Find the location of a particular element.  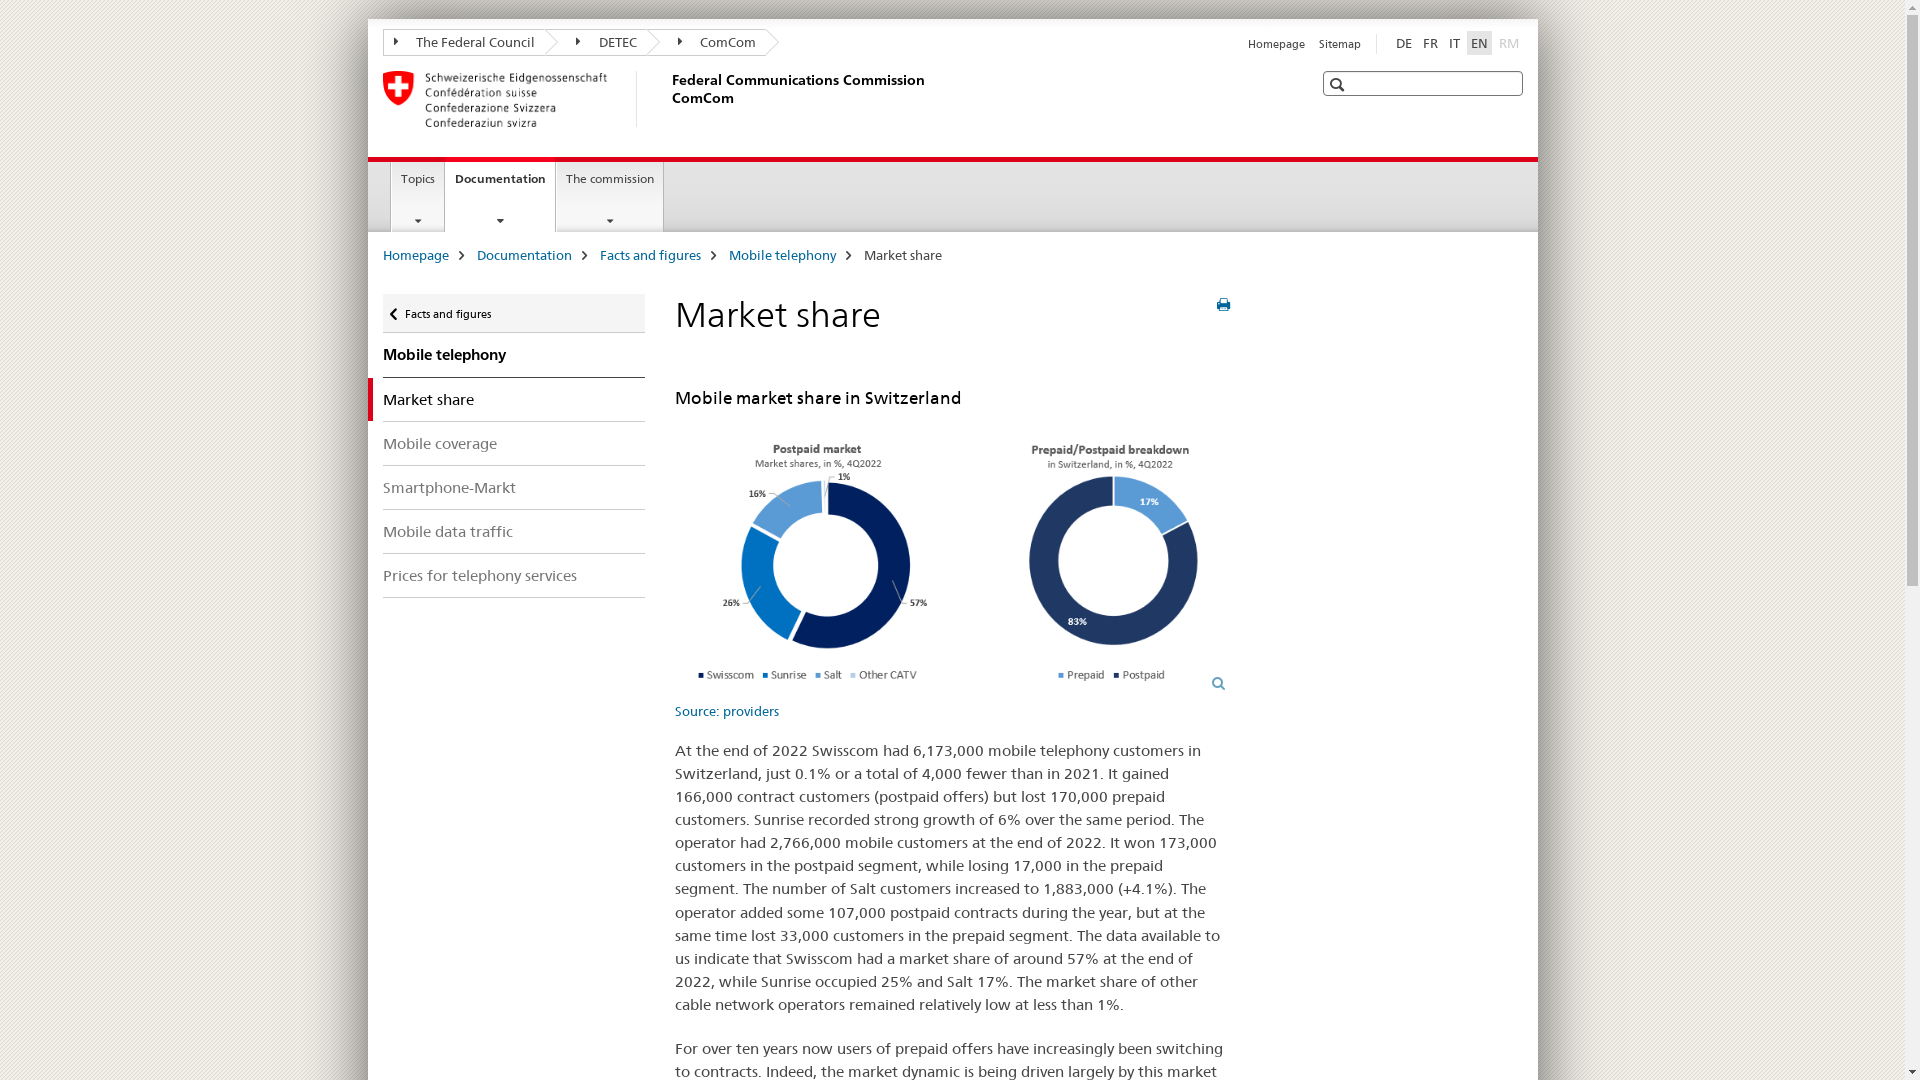

'IT' is located at coordinates (1444, 42).